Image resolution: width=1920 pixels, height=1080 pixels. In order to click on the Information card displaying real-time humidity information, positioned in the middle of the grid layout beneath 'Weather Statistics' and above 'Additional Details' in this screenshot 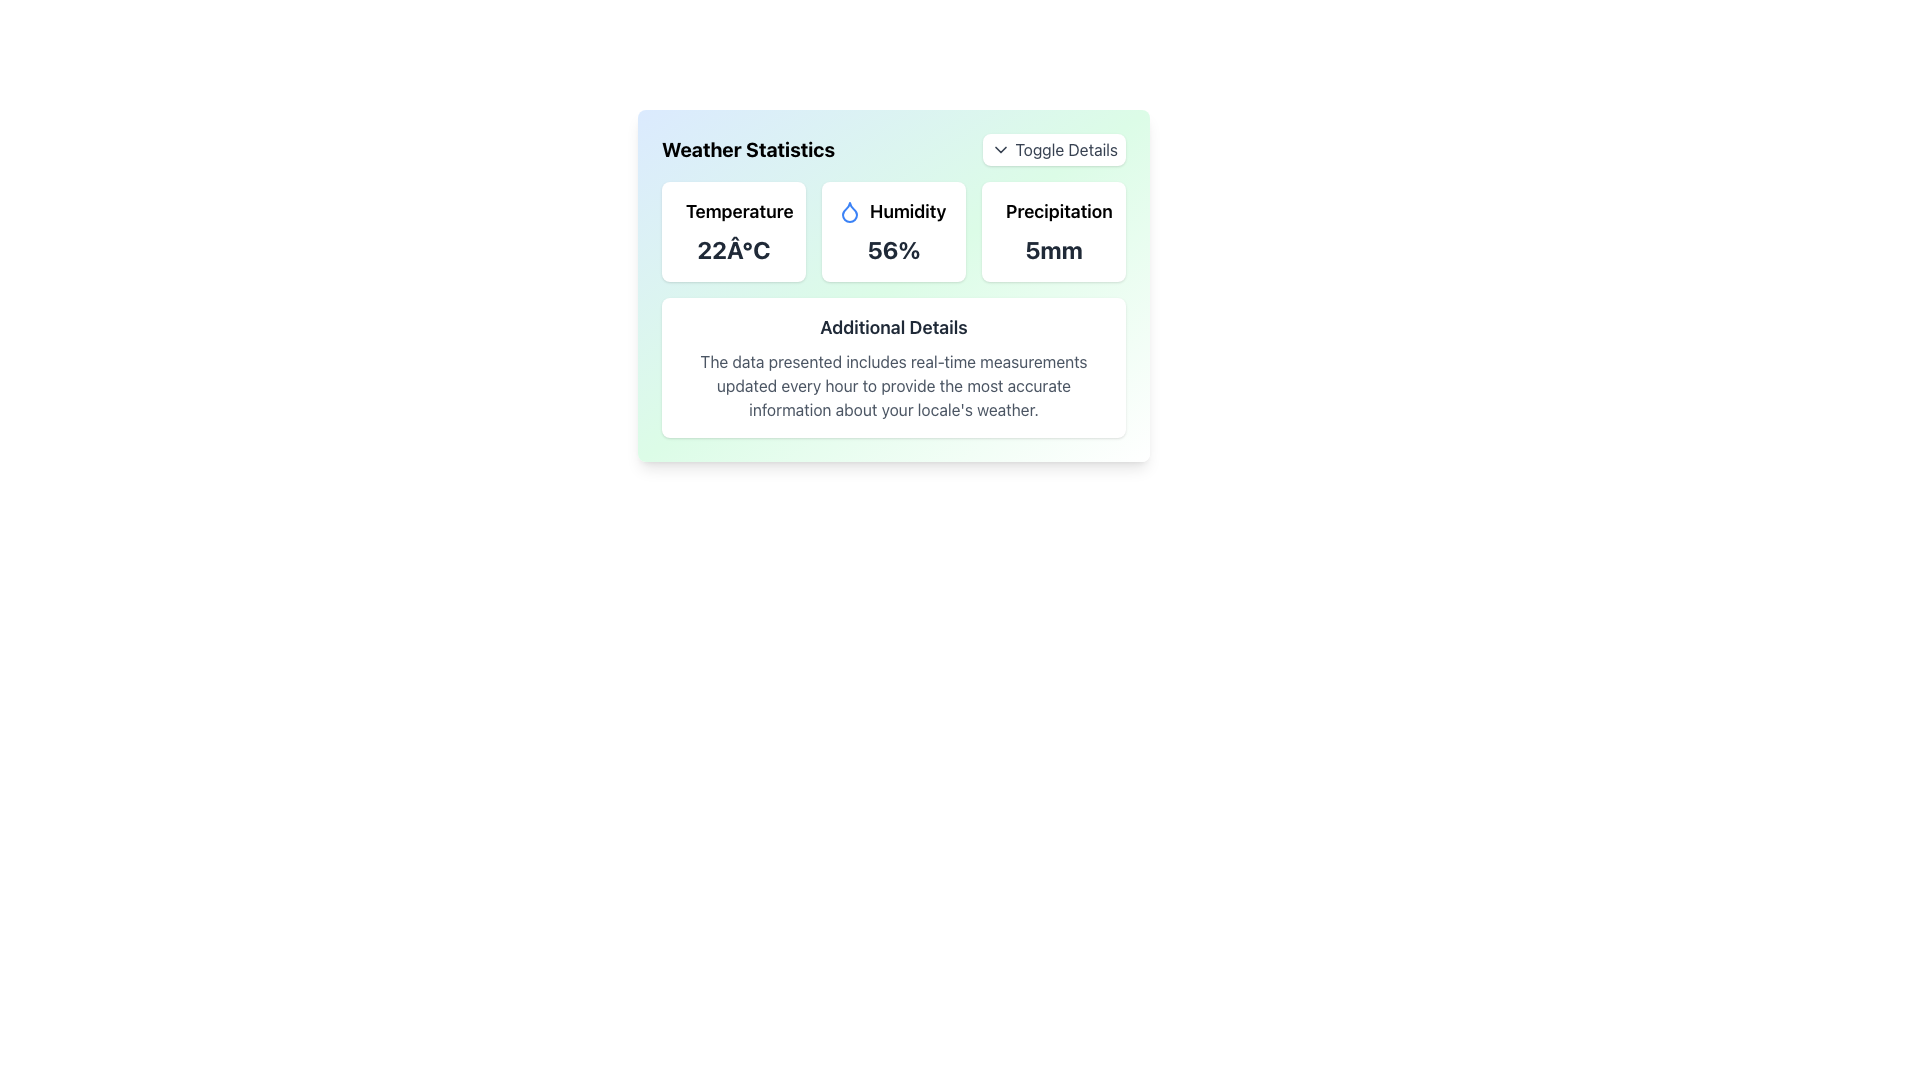, I will do `click(892, 230)`.